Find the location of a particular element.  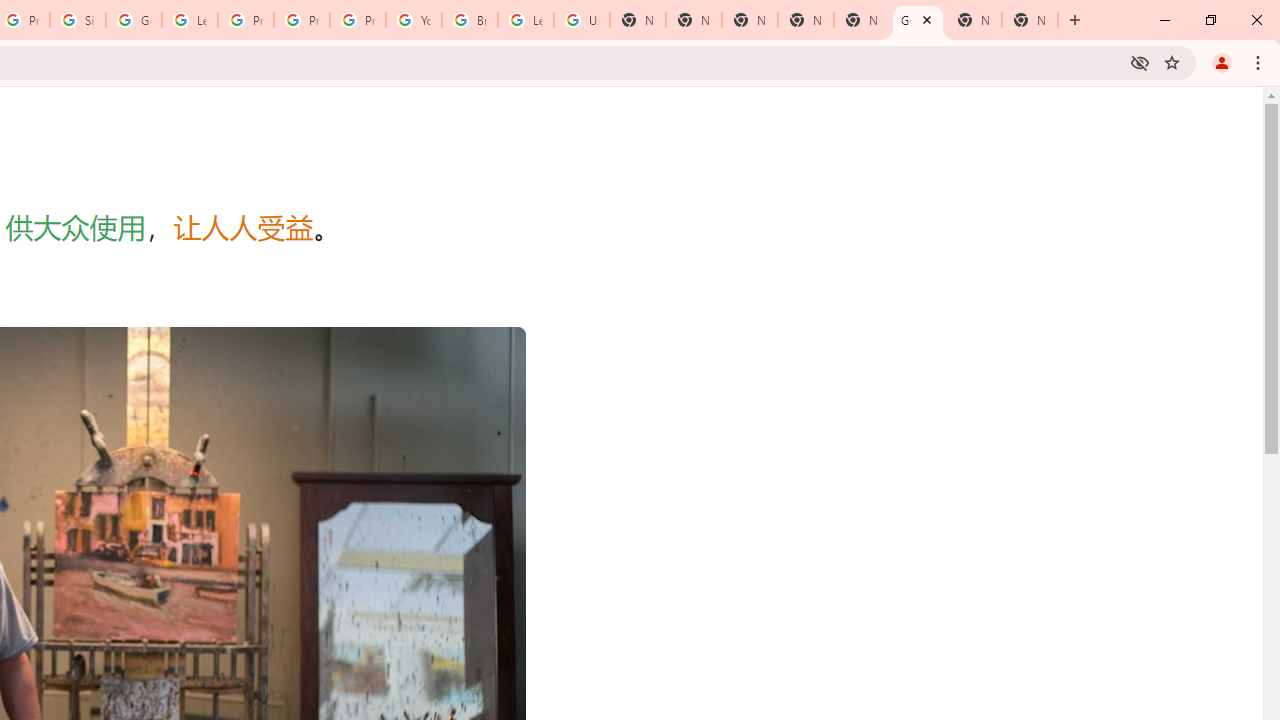

'Browse Chrome as a guest - Computer - Google Chrome Help' is located at coordinates (468, 20).